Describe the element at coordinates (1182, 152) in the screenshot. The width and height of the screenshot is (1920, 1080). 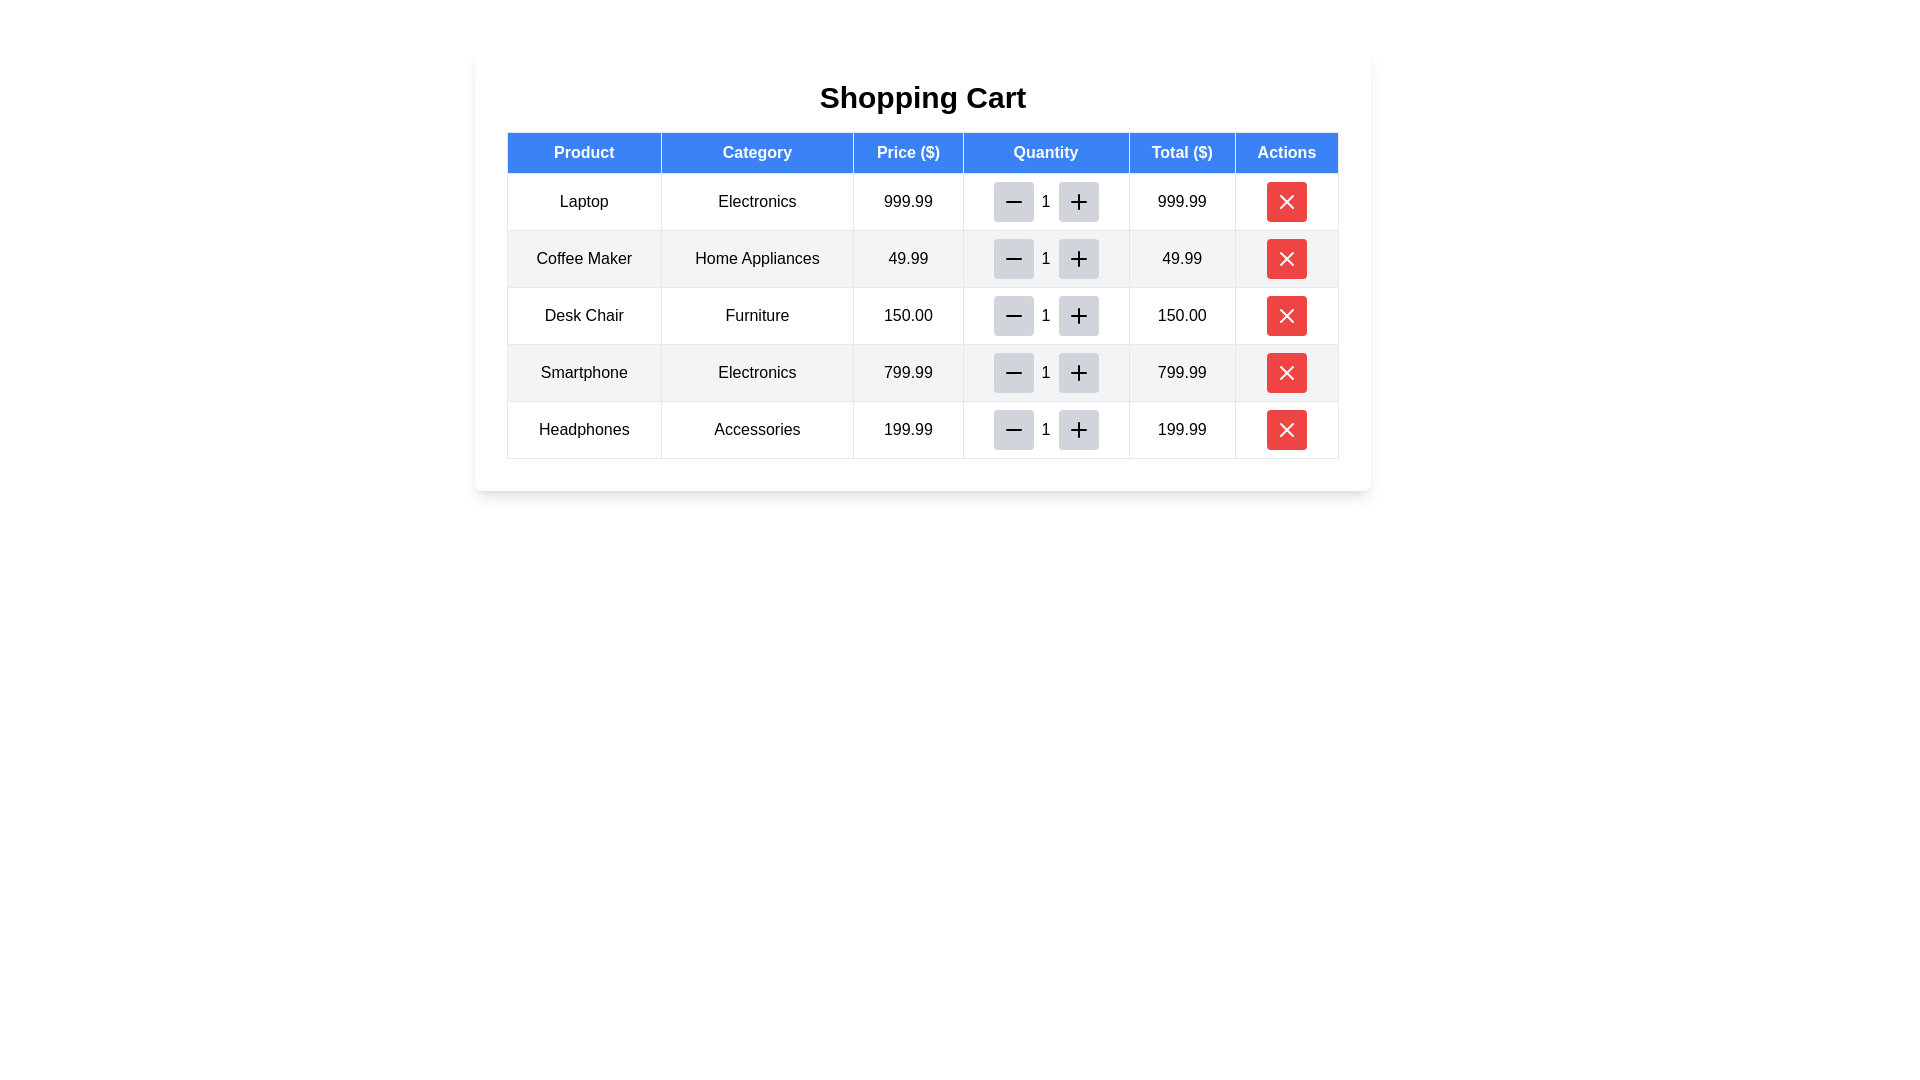
I see `the table header indicating total prices for items in the shopping cart, which is the fifth column header in the table` at that location.